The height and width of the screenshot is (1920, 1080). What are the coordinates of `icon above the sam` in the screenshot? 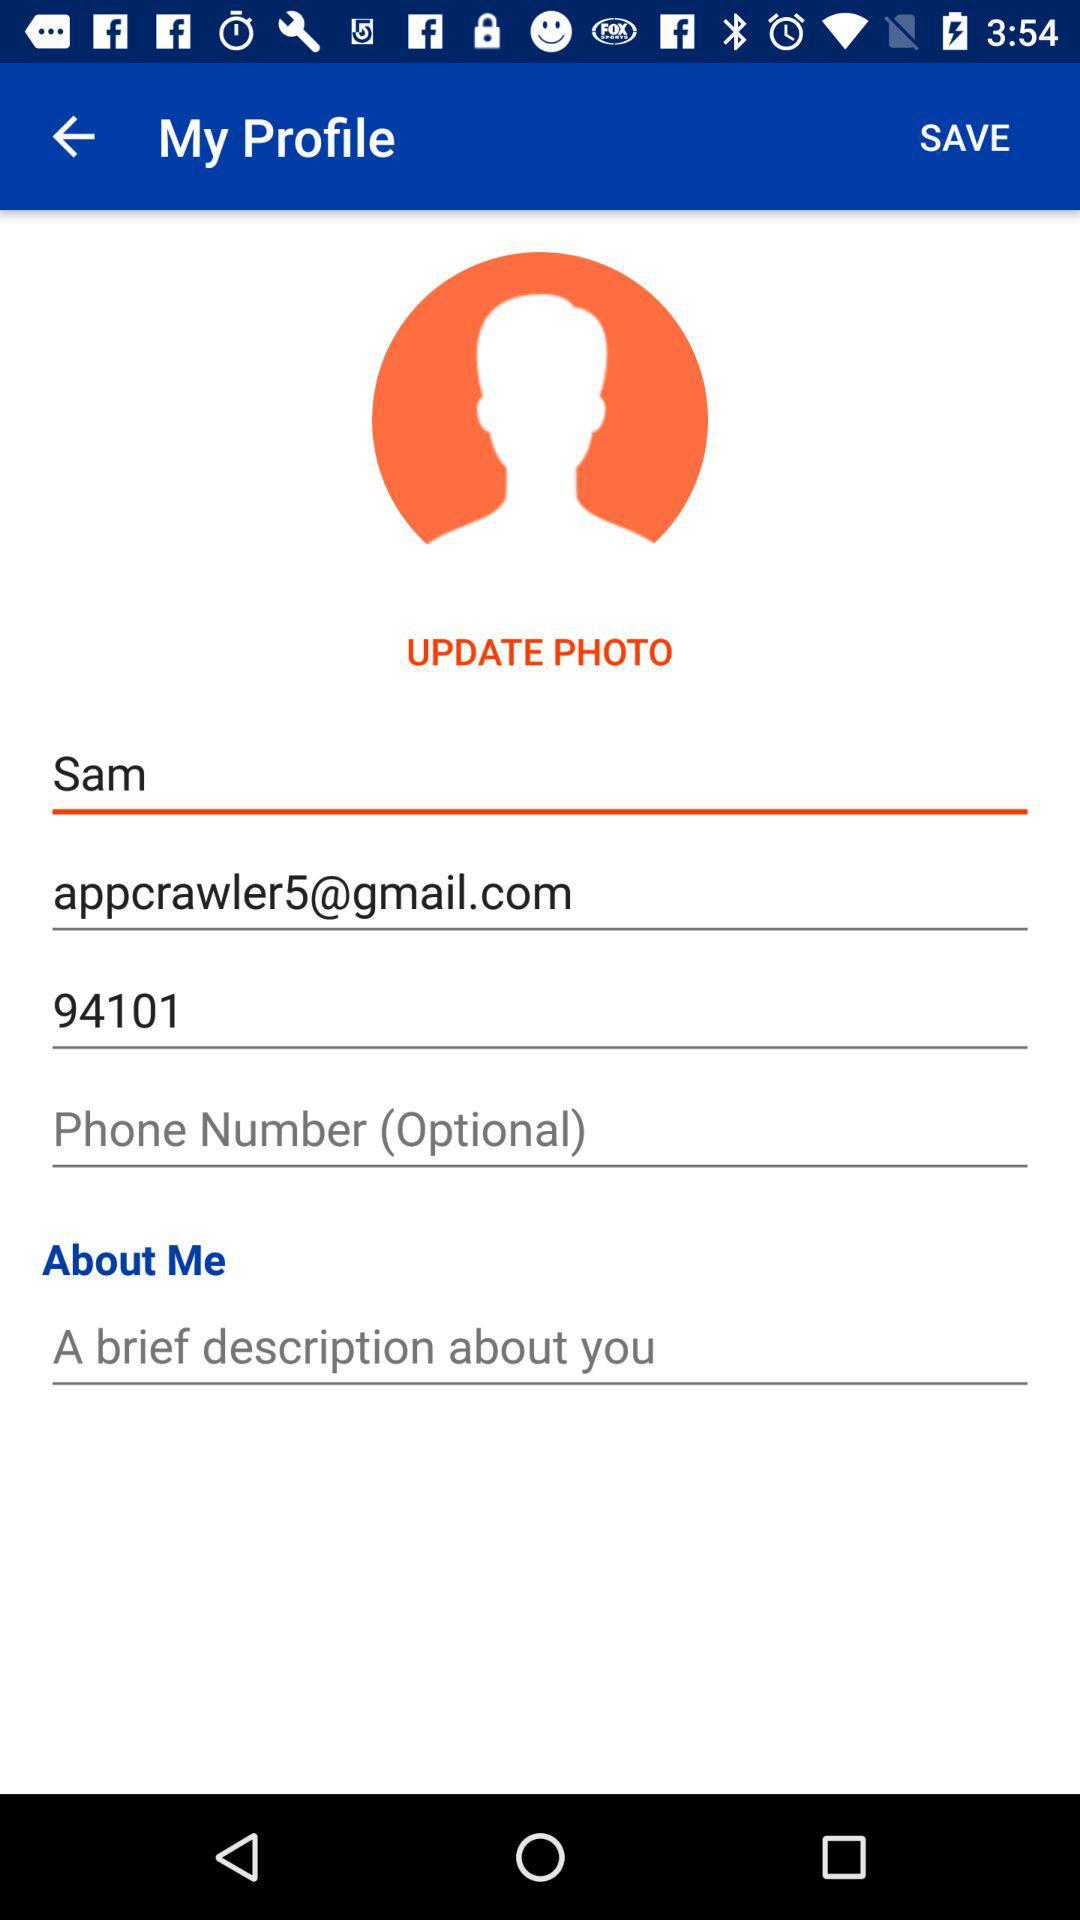 It's located at (540, 651).